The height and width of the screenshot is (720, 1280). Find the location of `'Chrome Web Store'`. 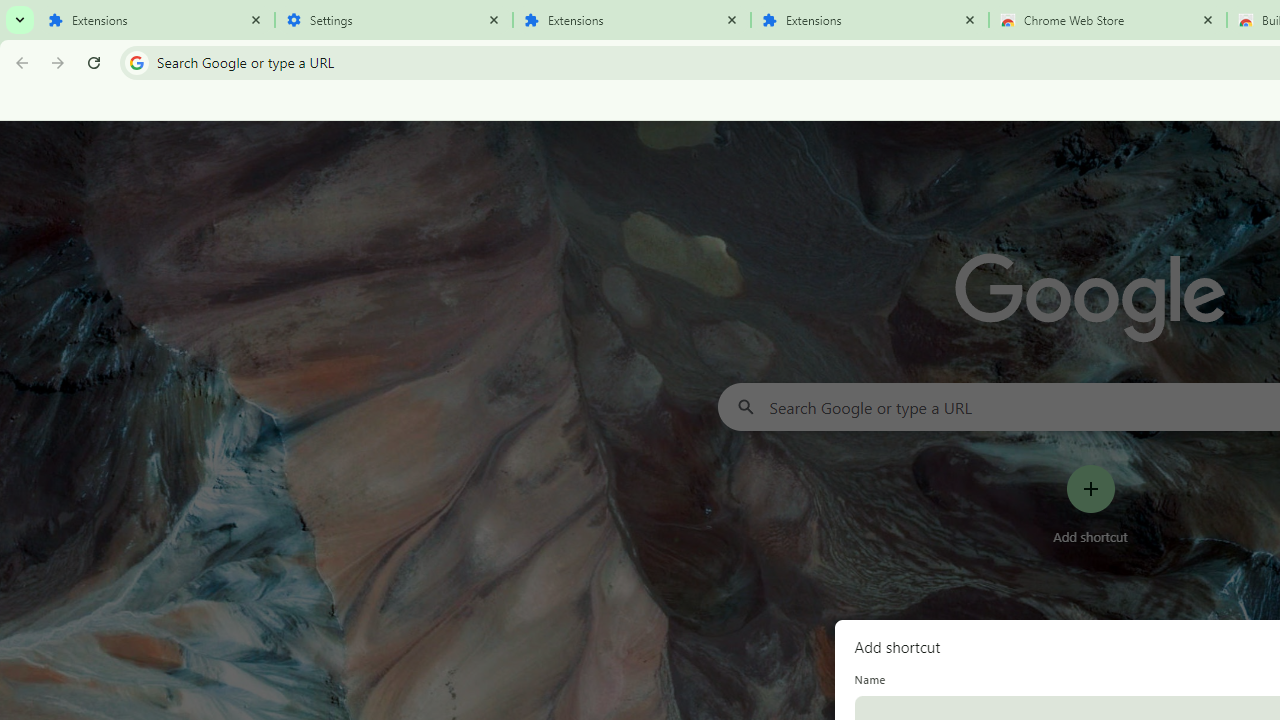

'Chrome Web Store' is located at coordinates (1107, 20).